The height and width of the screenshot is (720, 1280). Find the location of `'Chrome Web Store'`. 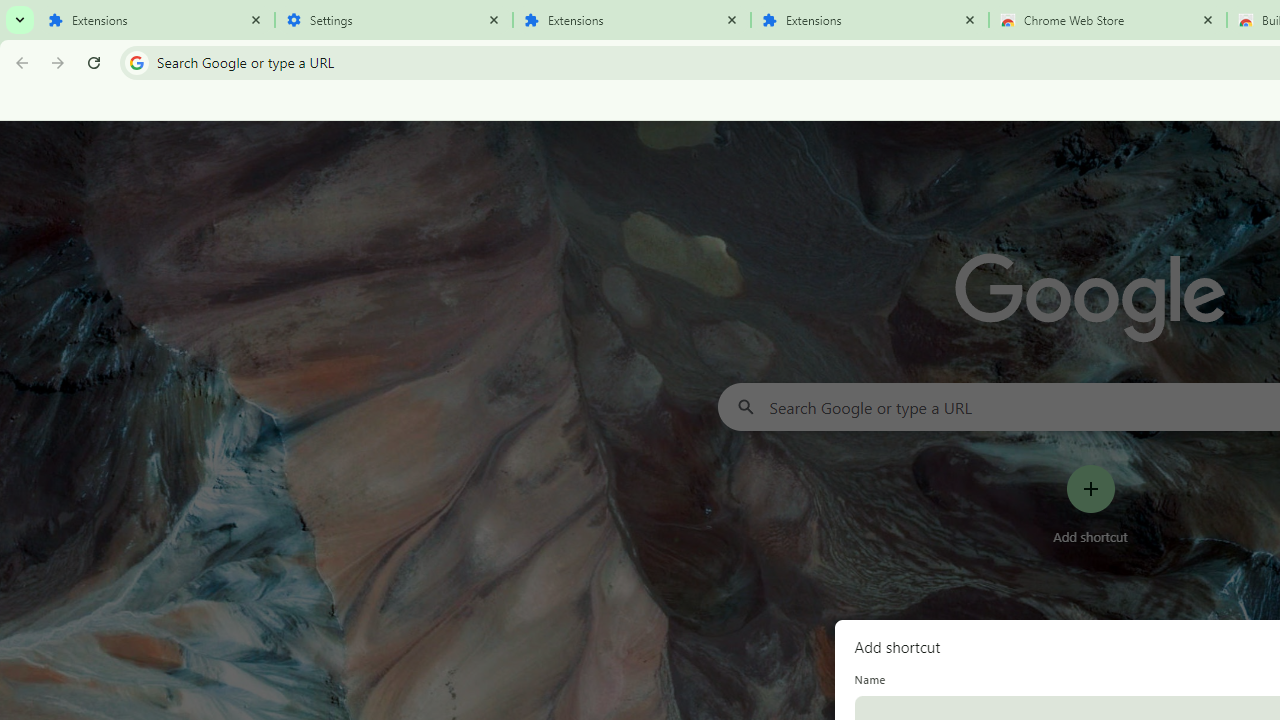

'Chrome Web Store' is located at coordinates (1107, 20).